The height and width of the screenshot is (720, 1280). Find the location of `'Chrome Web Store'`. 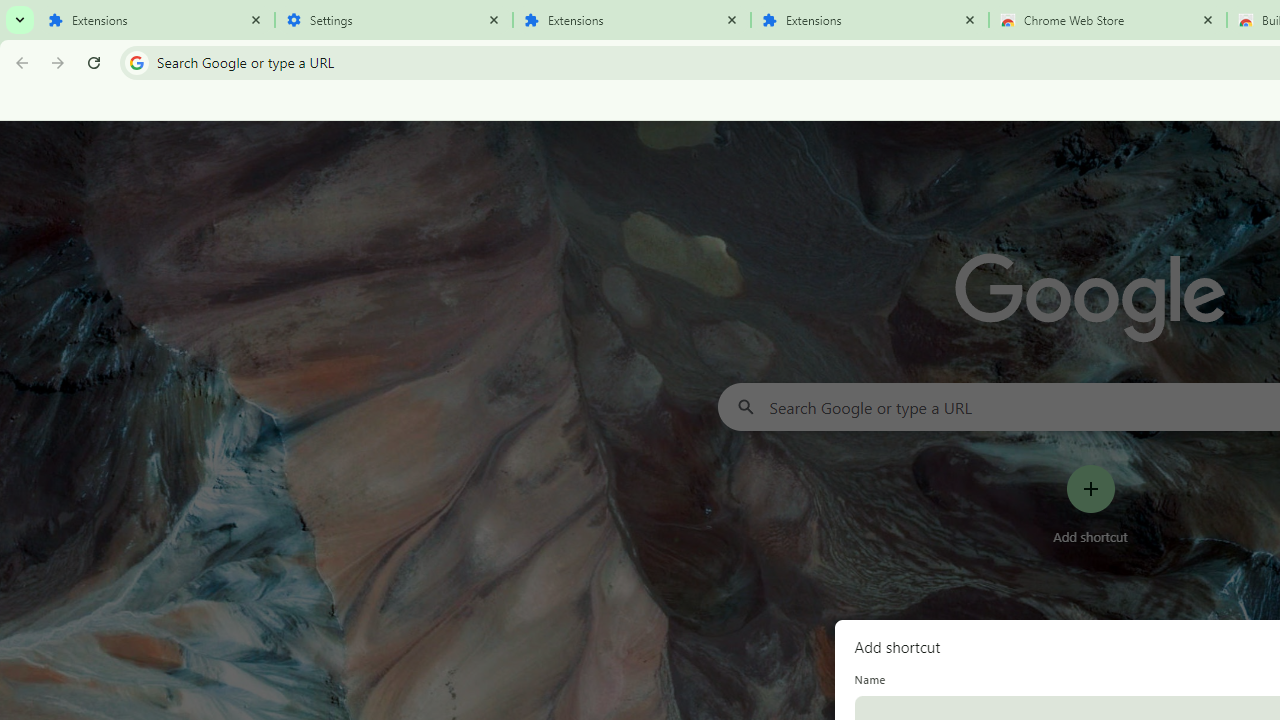

'Chrome Web Store' is located at coordinates (1107, 20).